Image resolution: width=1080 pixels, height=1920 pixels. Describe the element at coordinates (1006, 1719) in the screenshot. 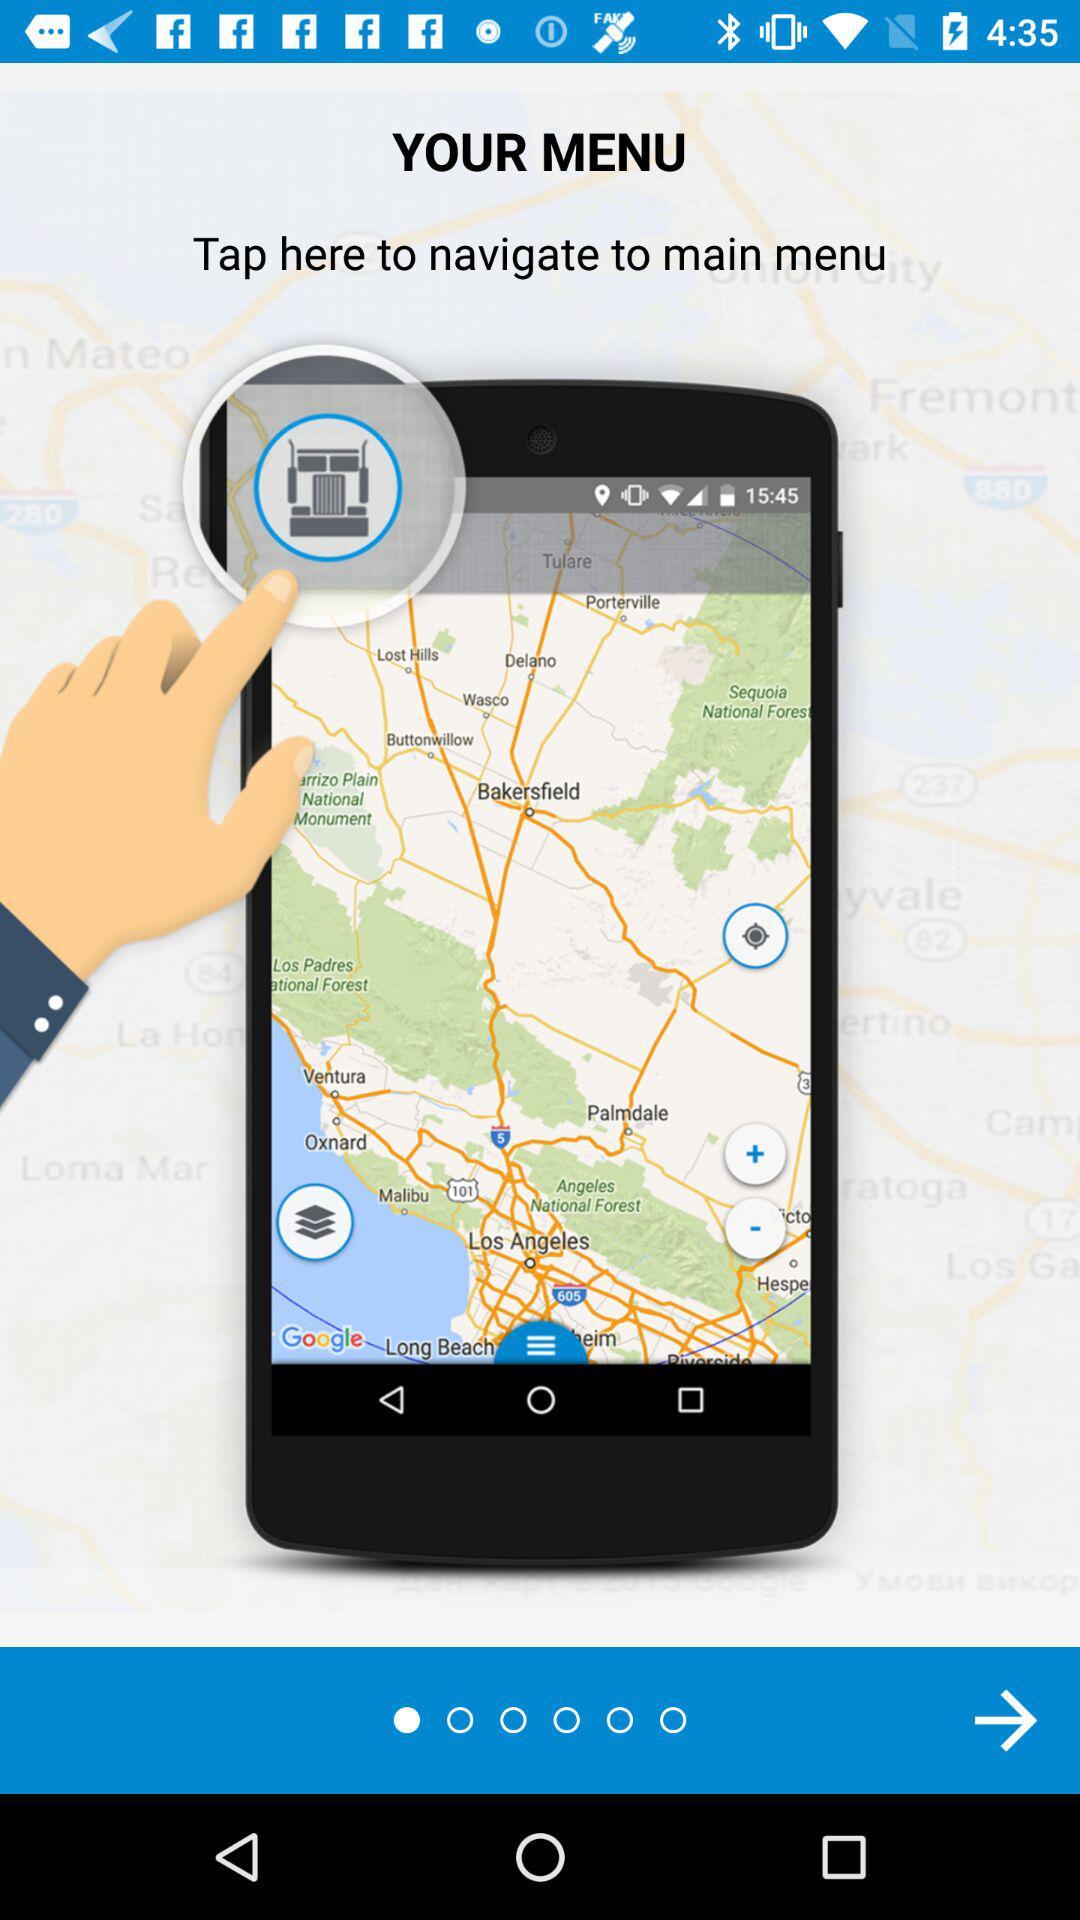

I see `the arrow_forward icon` at that location.